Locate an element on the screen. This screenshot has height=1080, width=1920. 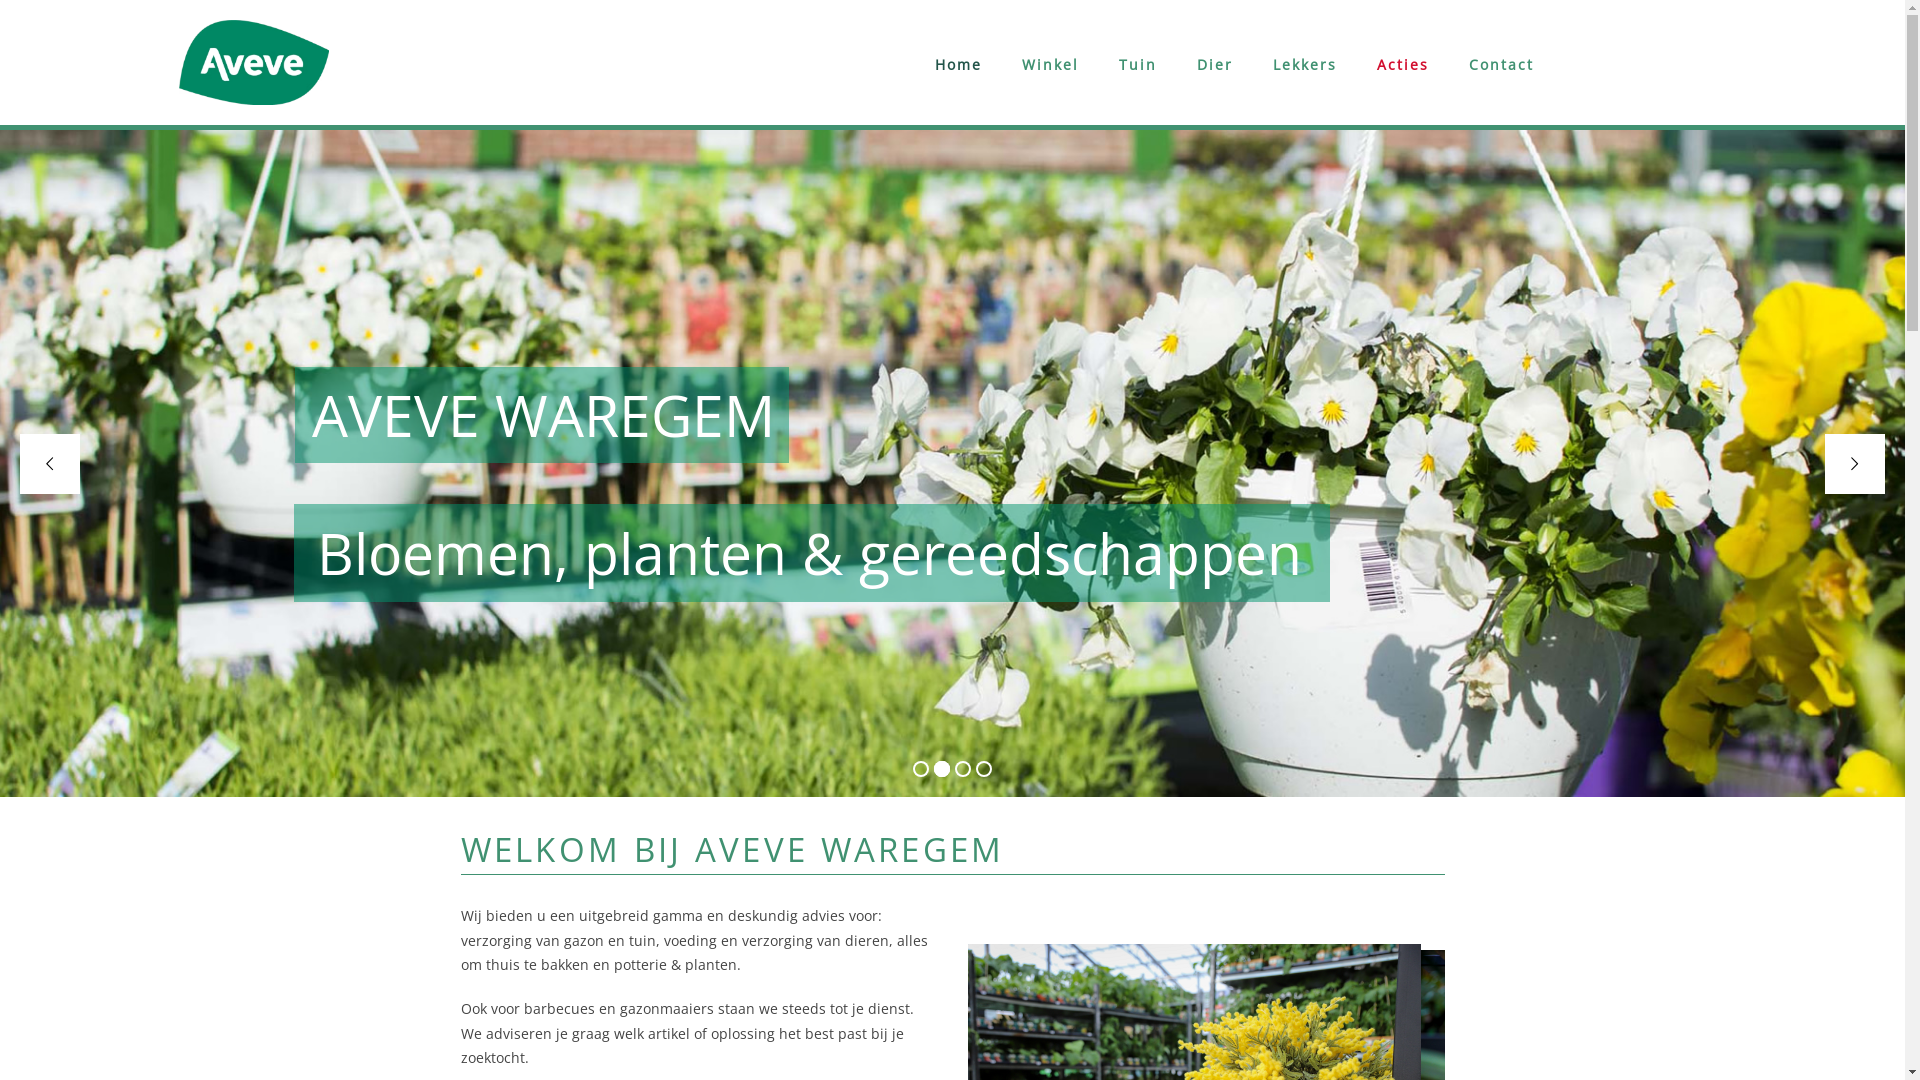
'Tuin' is located at coordinates (1137, 64).